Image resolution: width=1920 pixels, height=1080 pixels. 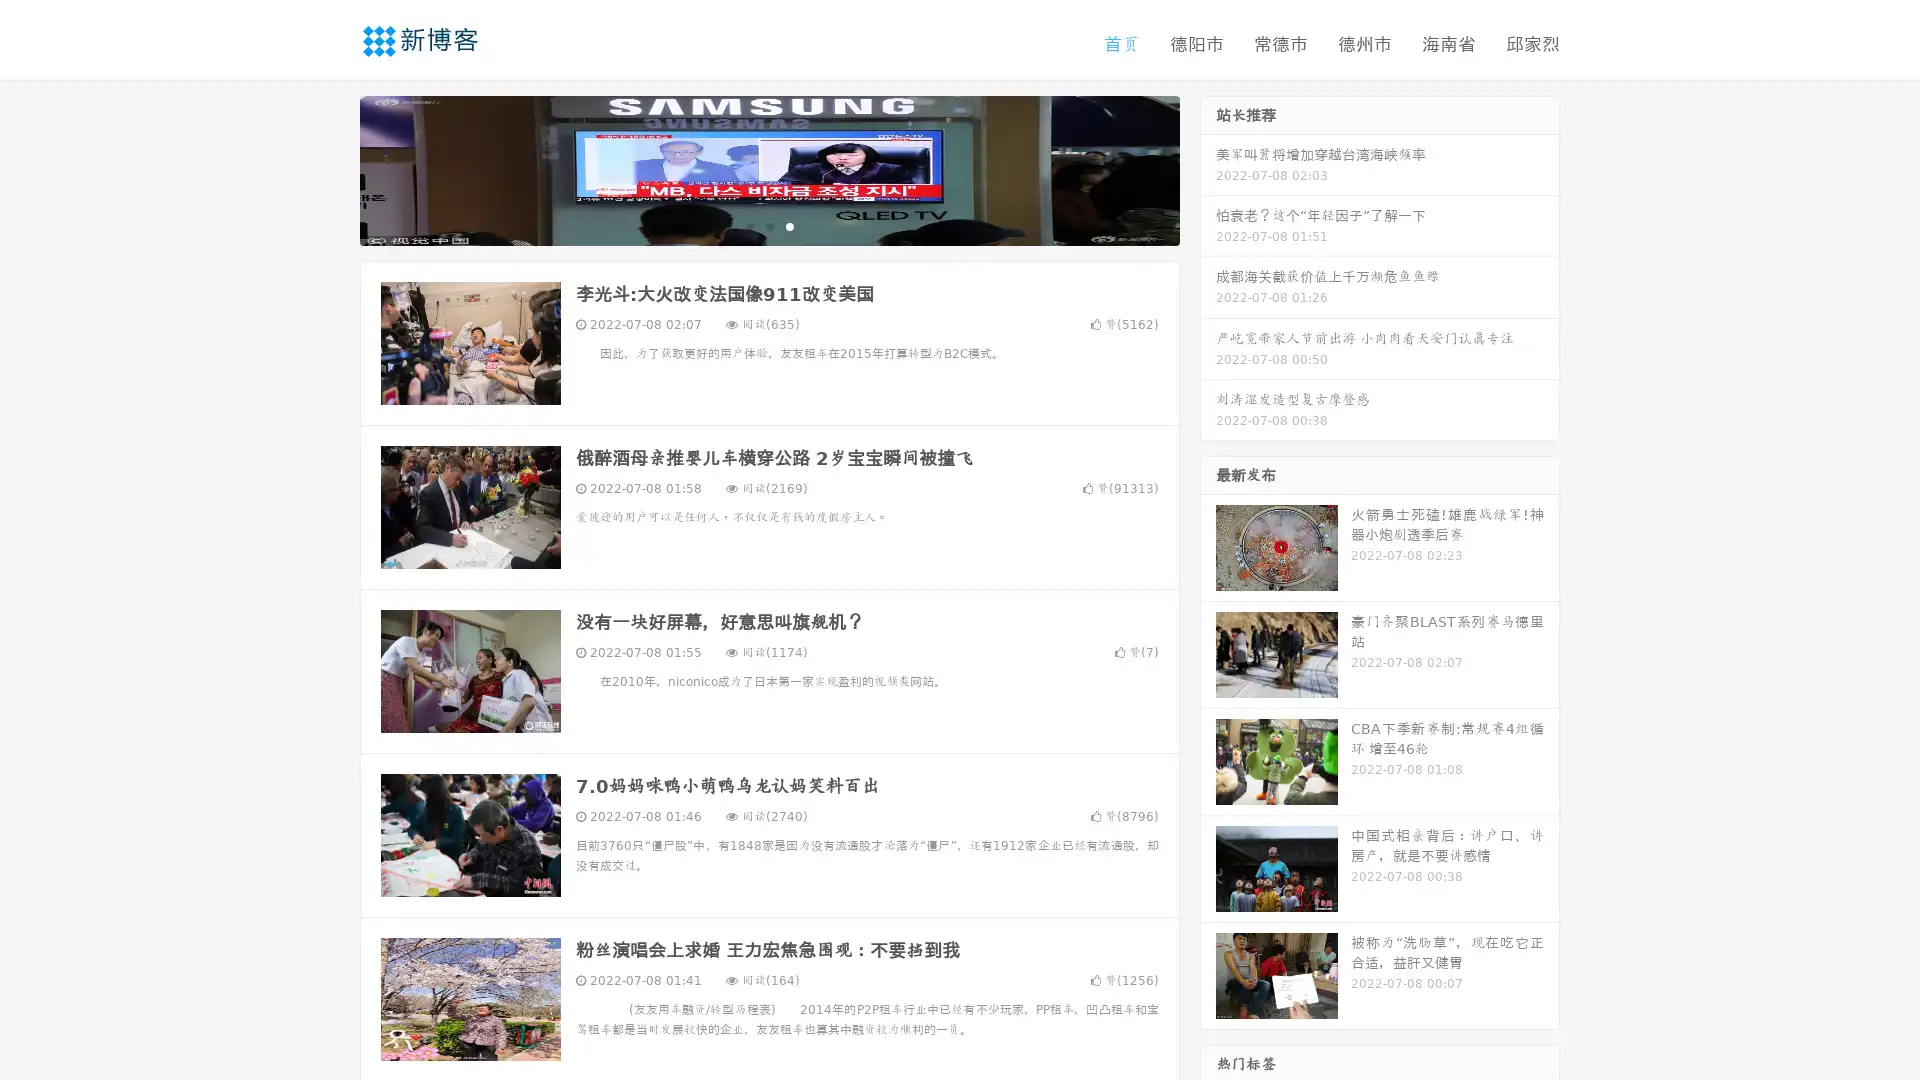 I want to click on Go to slide 2, so click(x=768, y=225).